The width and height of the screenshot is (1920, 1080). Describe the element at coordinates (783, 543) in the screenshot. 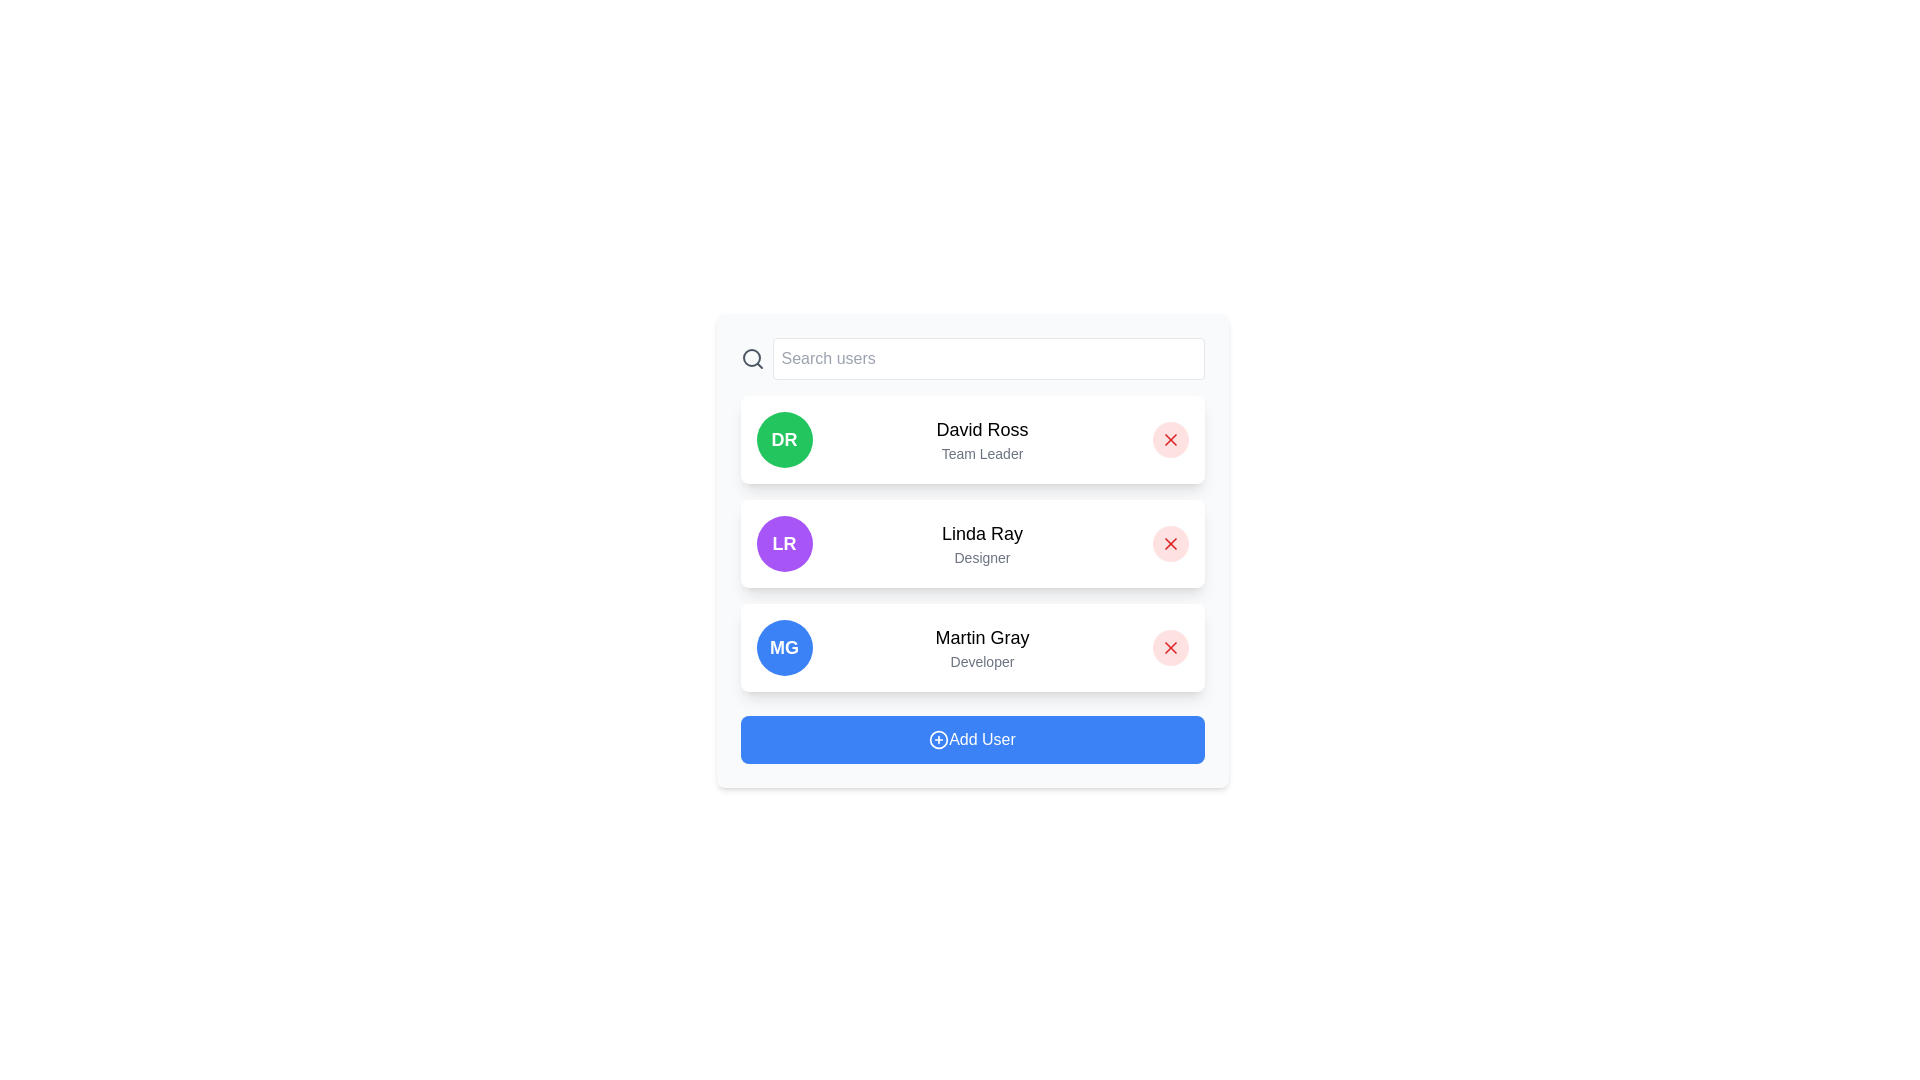

I see `the circular badge with initials 'LR' which has a purple background, located beside the user name 'Linda Ray' and designation 'Designer' in the second user card` at that location.